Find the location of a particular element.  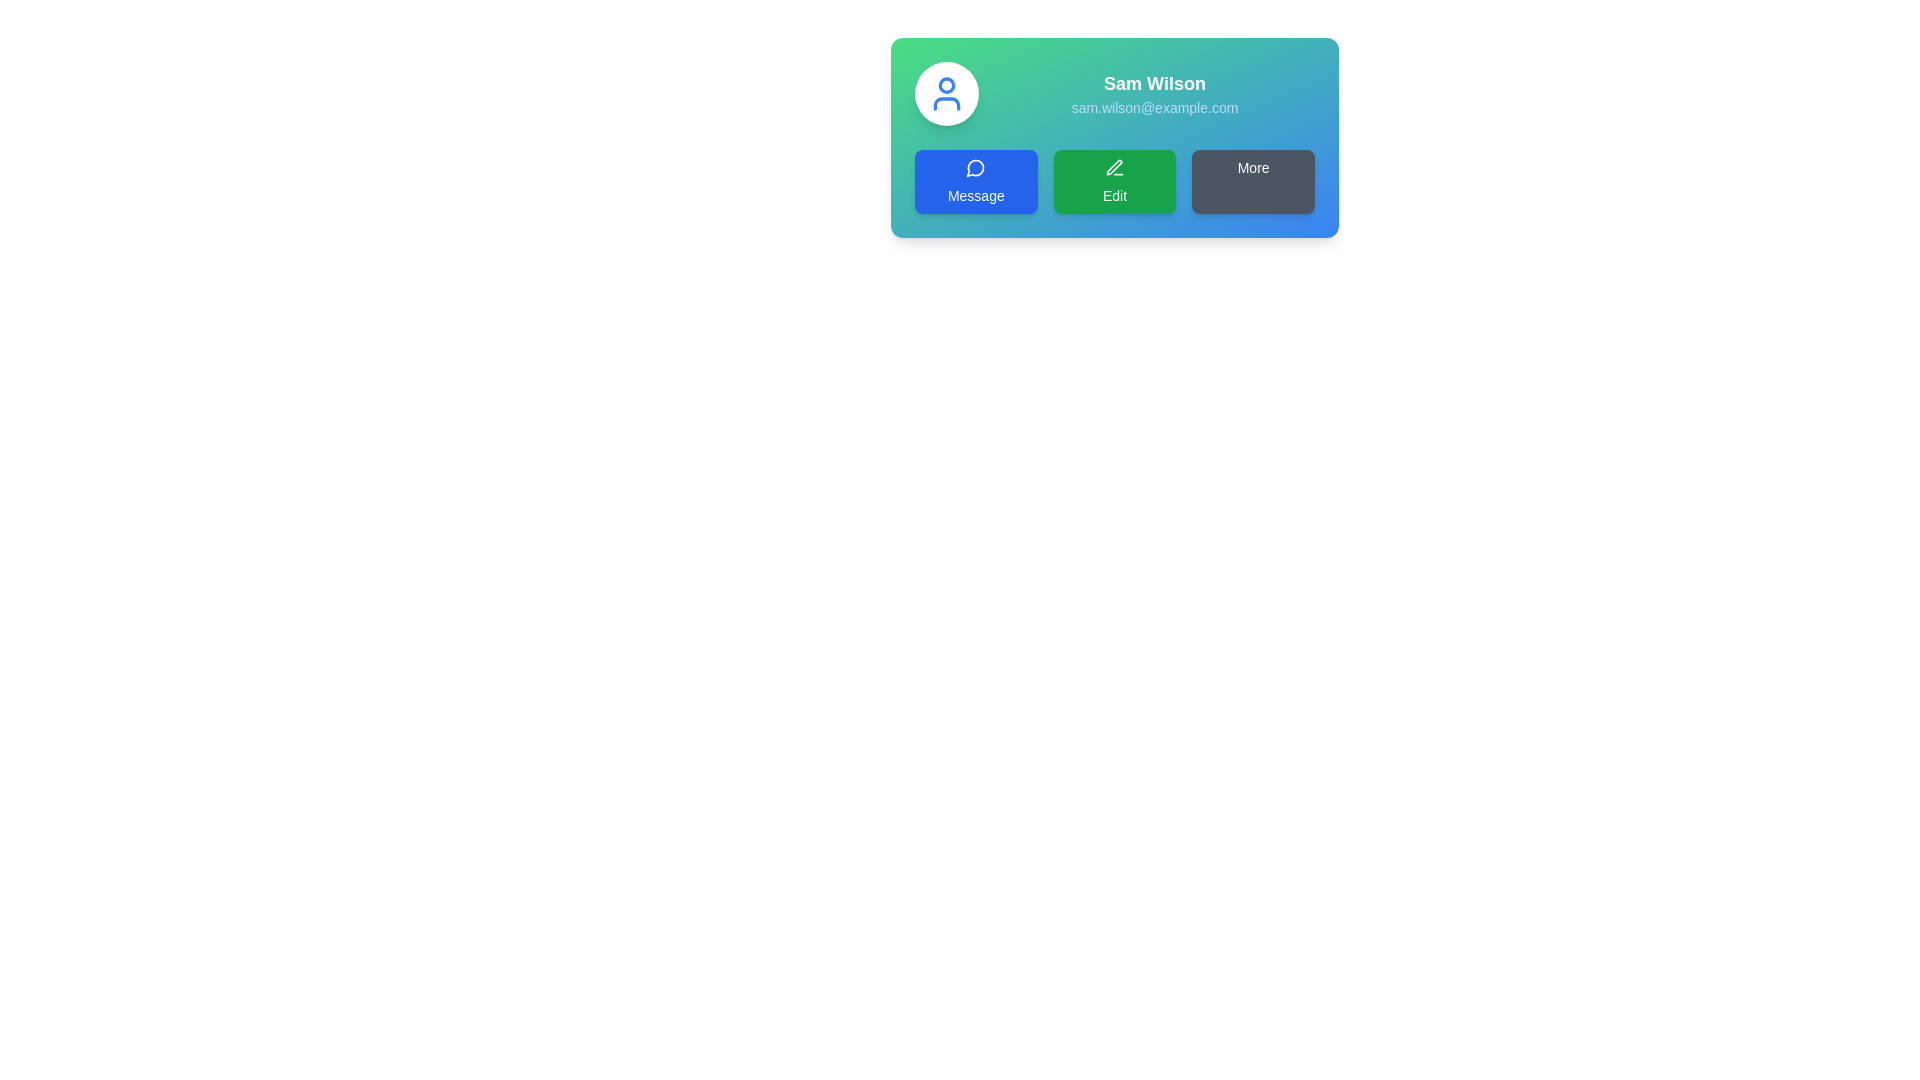

text element labeled 'Message' which is displayed in white over a blue rounded button, located towards the bottom center of the button is located at coordinates (976, 196).